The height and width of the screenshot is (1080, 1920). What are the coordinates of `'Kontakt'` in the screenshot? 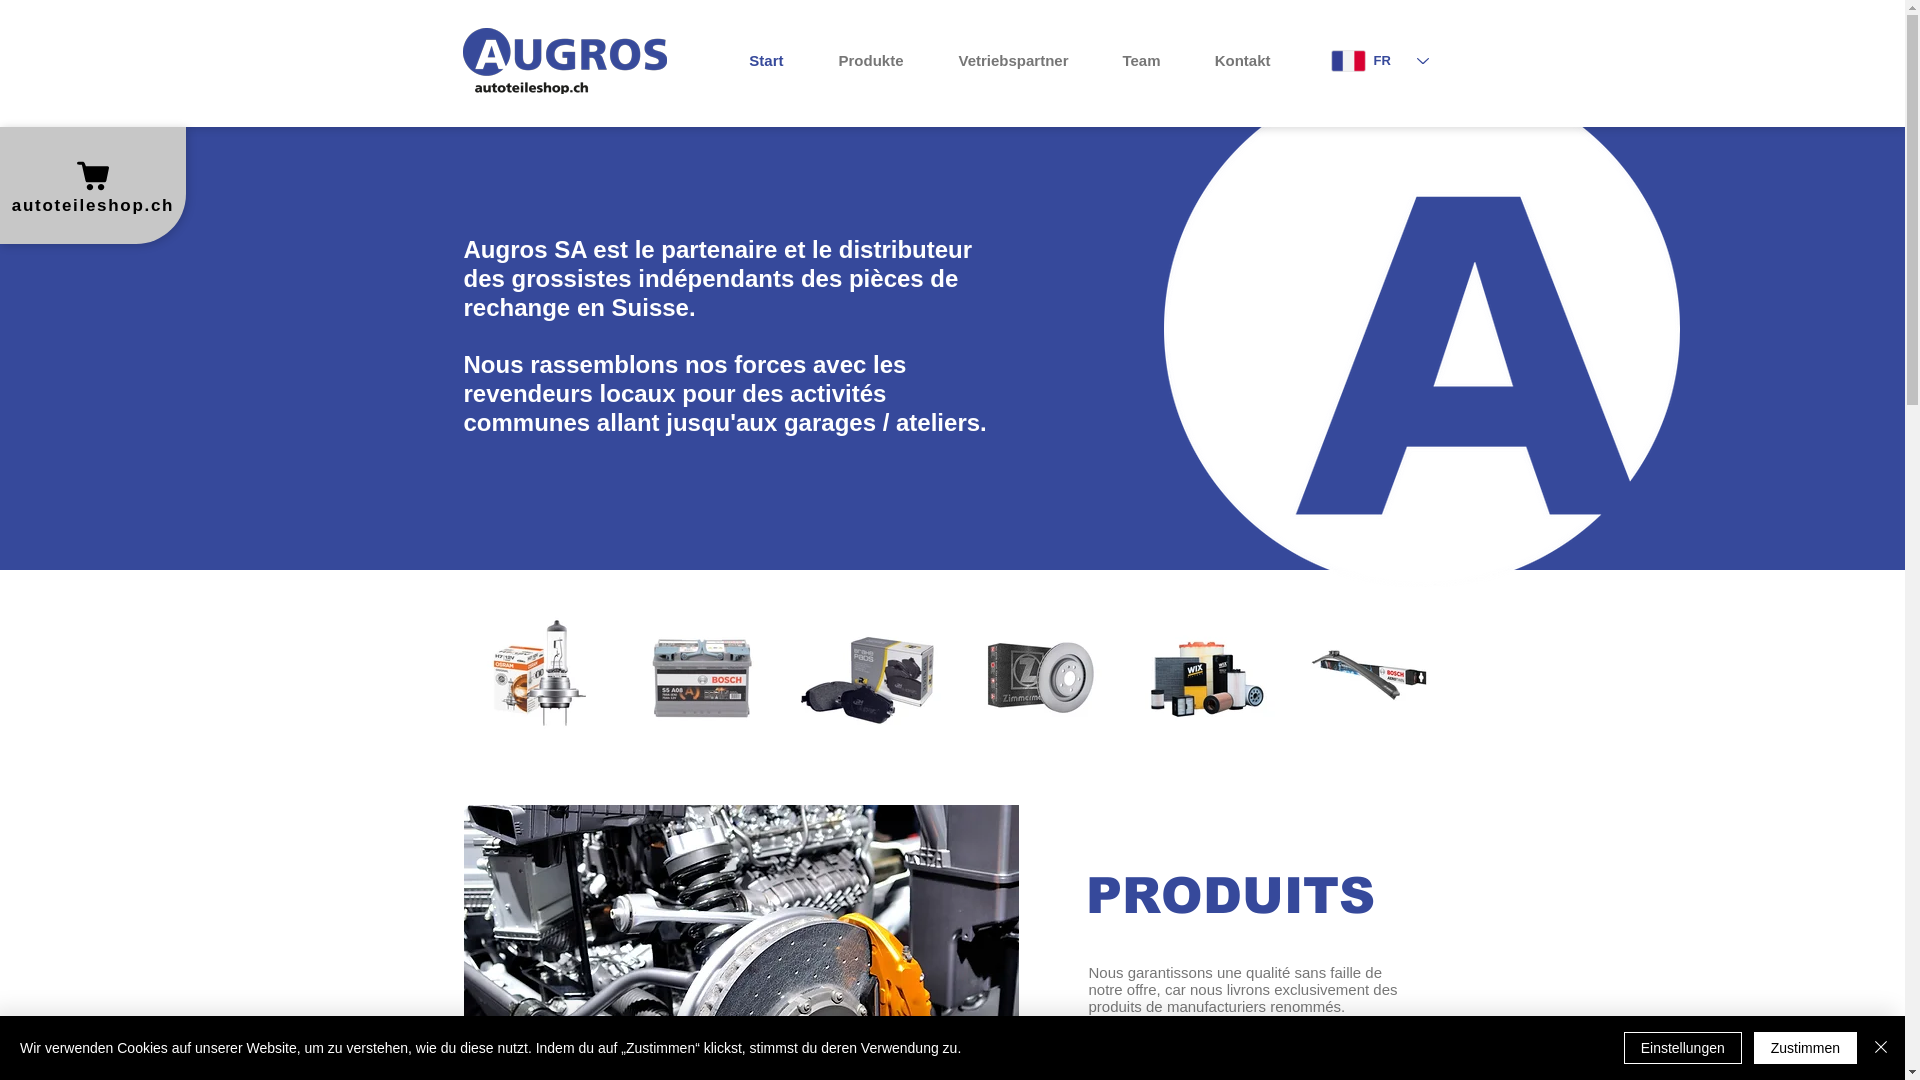 It's located at (1229, 60).